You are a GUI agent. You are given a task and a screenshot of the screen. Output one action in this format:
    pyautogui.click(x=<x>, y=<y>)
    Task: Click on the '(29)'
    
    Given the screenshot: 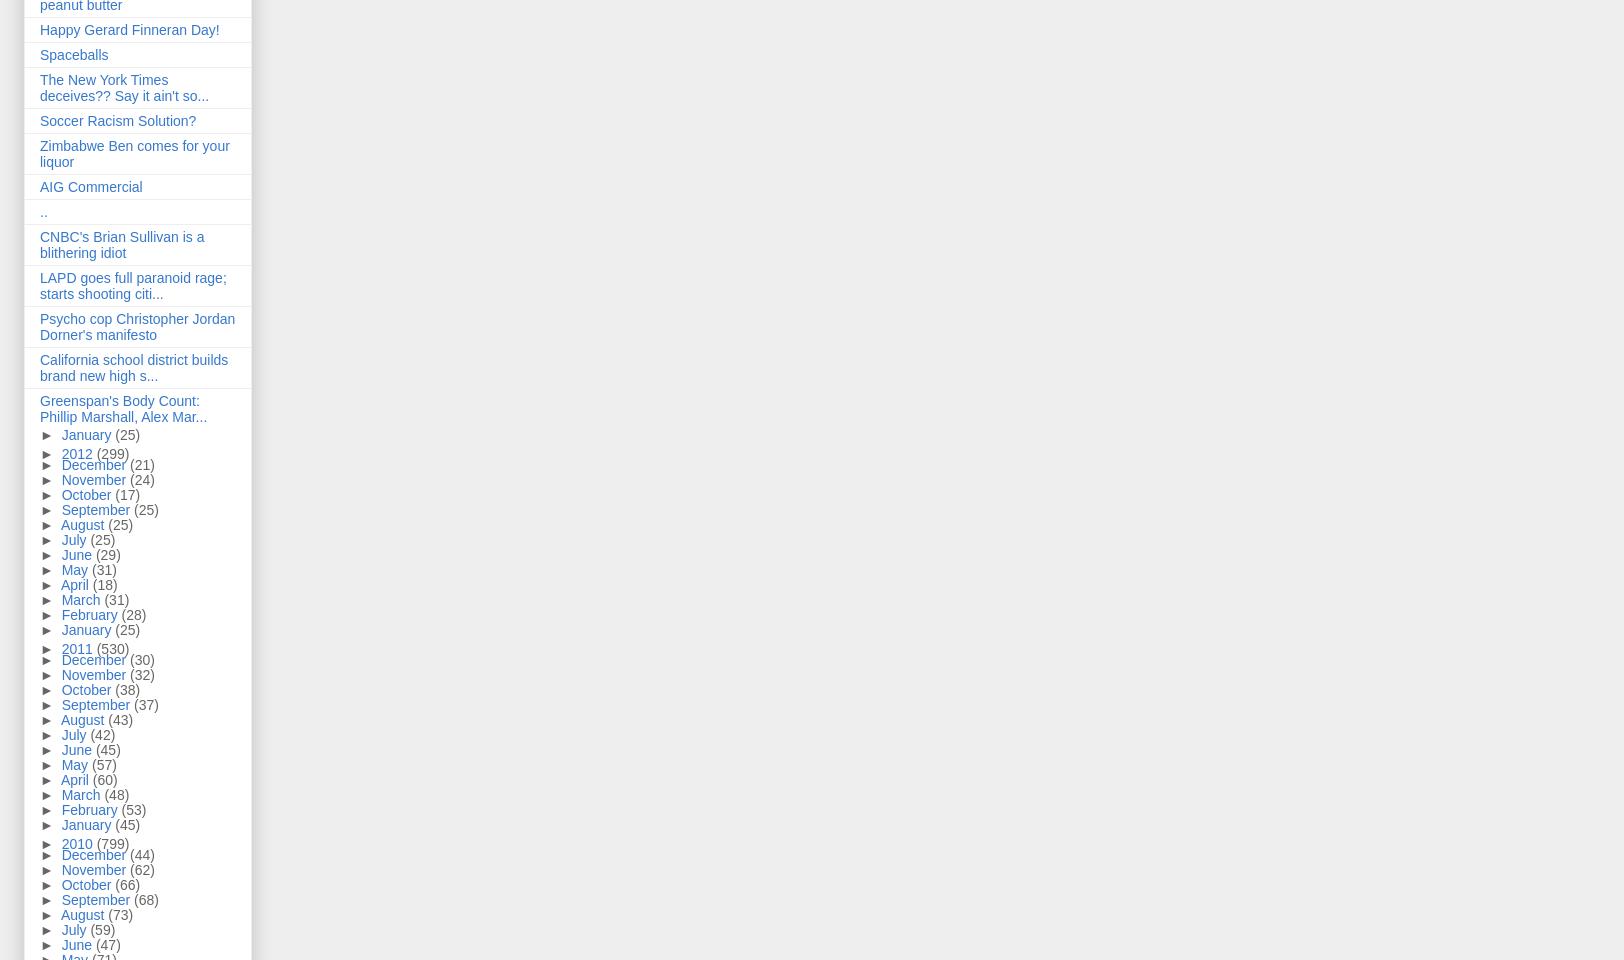 What is the action you would take?
    pyautogui.click(x=95, y=554)
    